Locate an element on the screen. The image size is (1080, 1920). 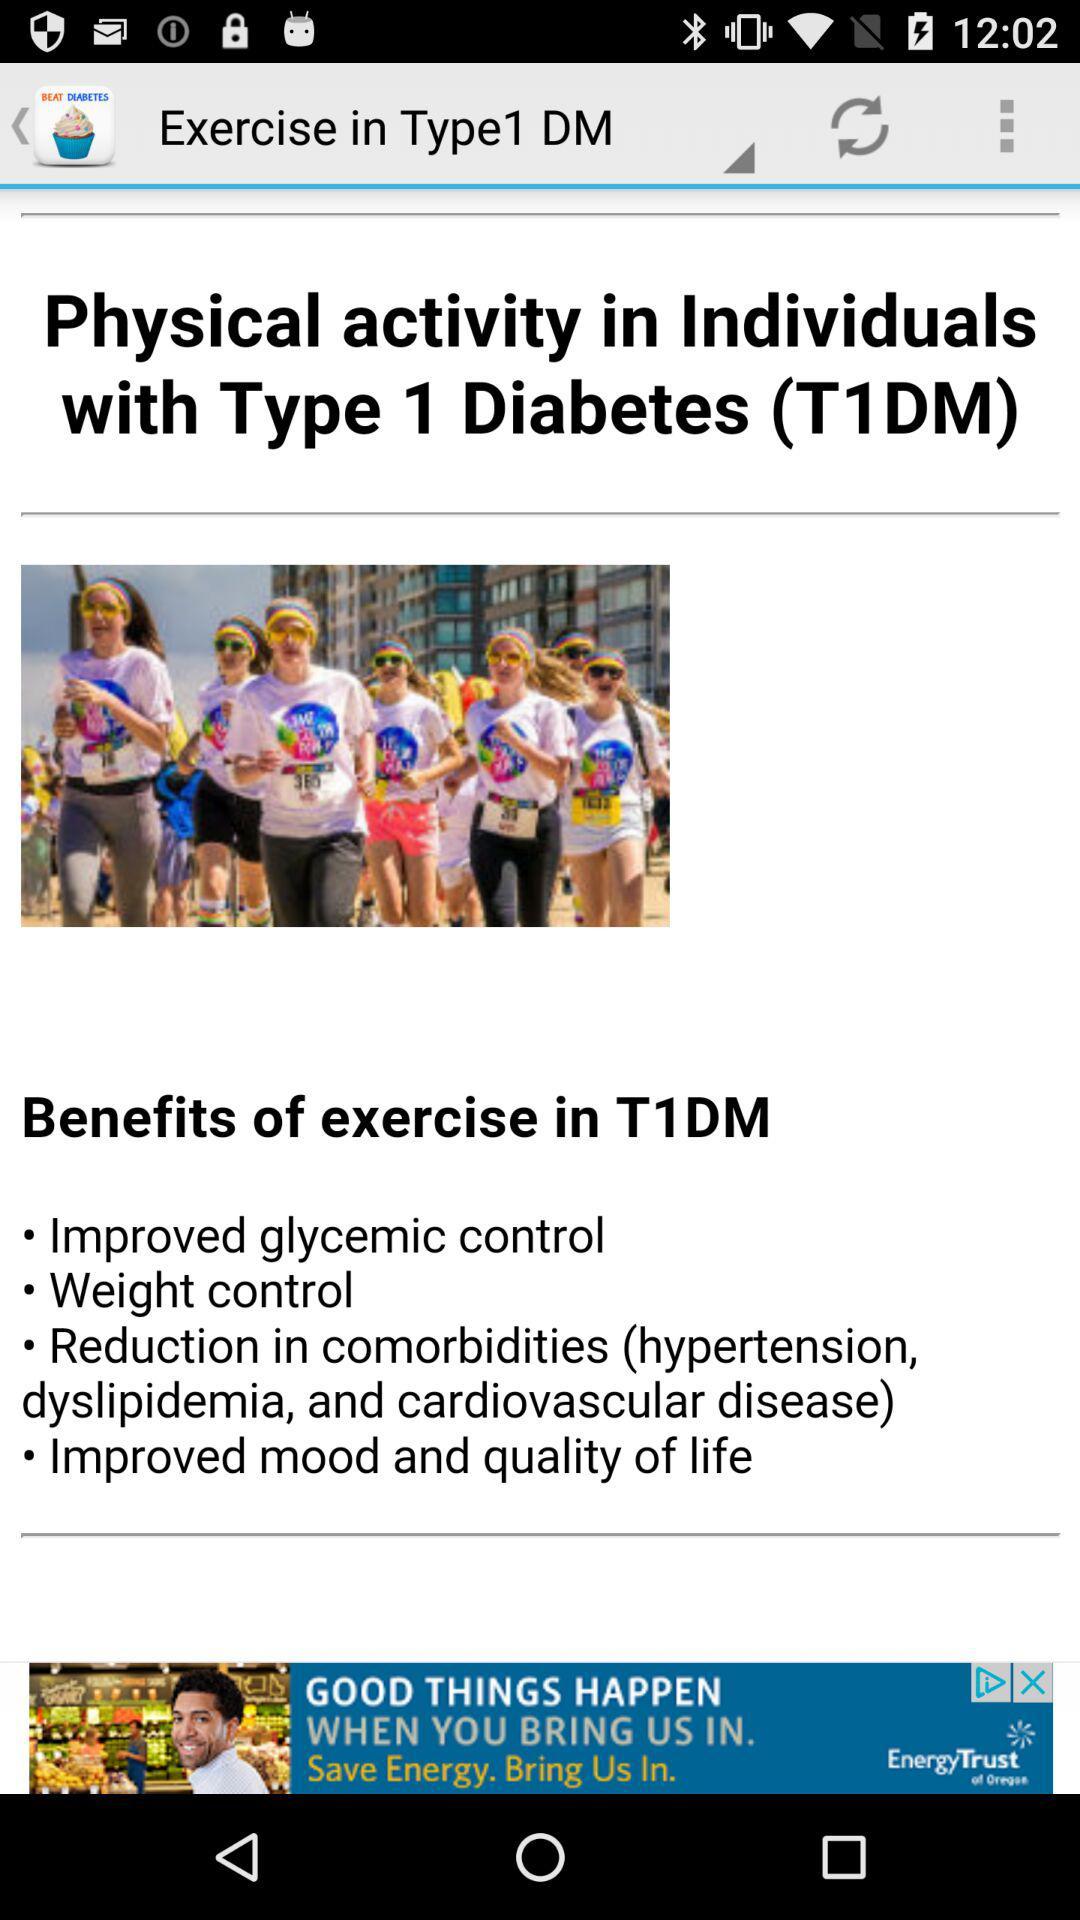
energy trust announcement is located at coordinates (540, 1727).